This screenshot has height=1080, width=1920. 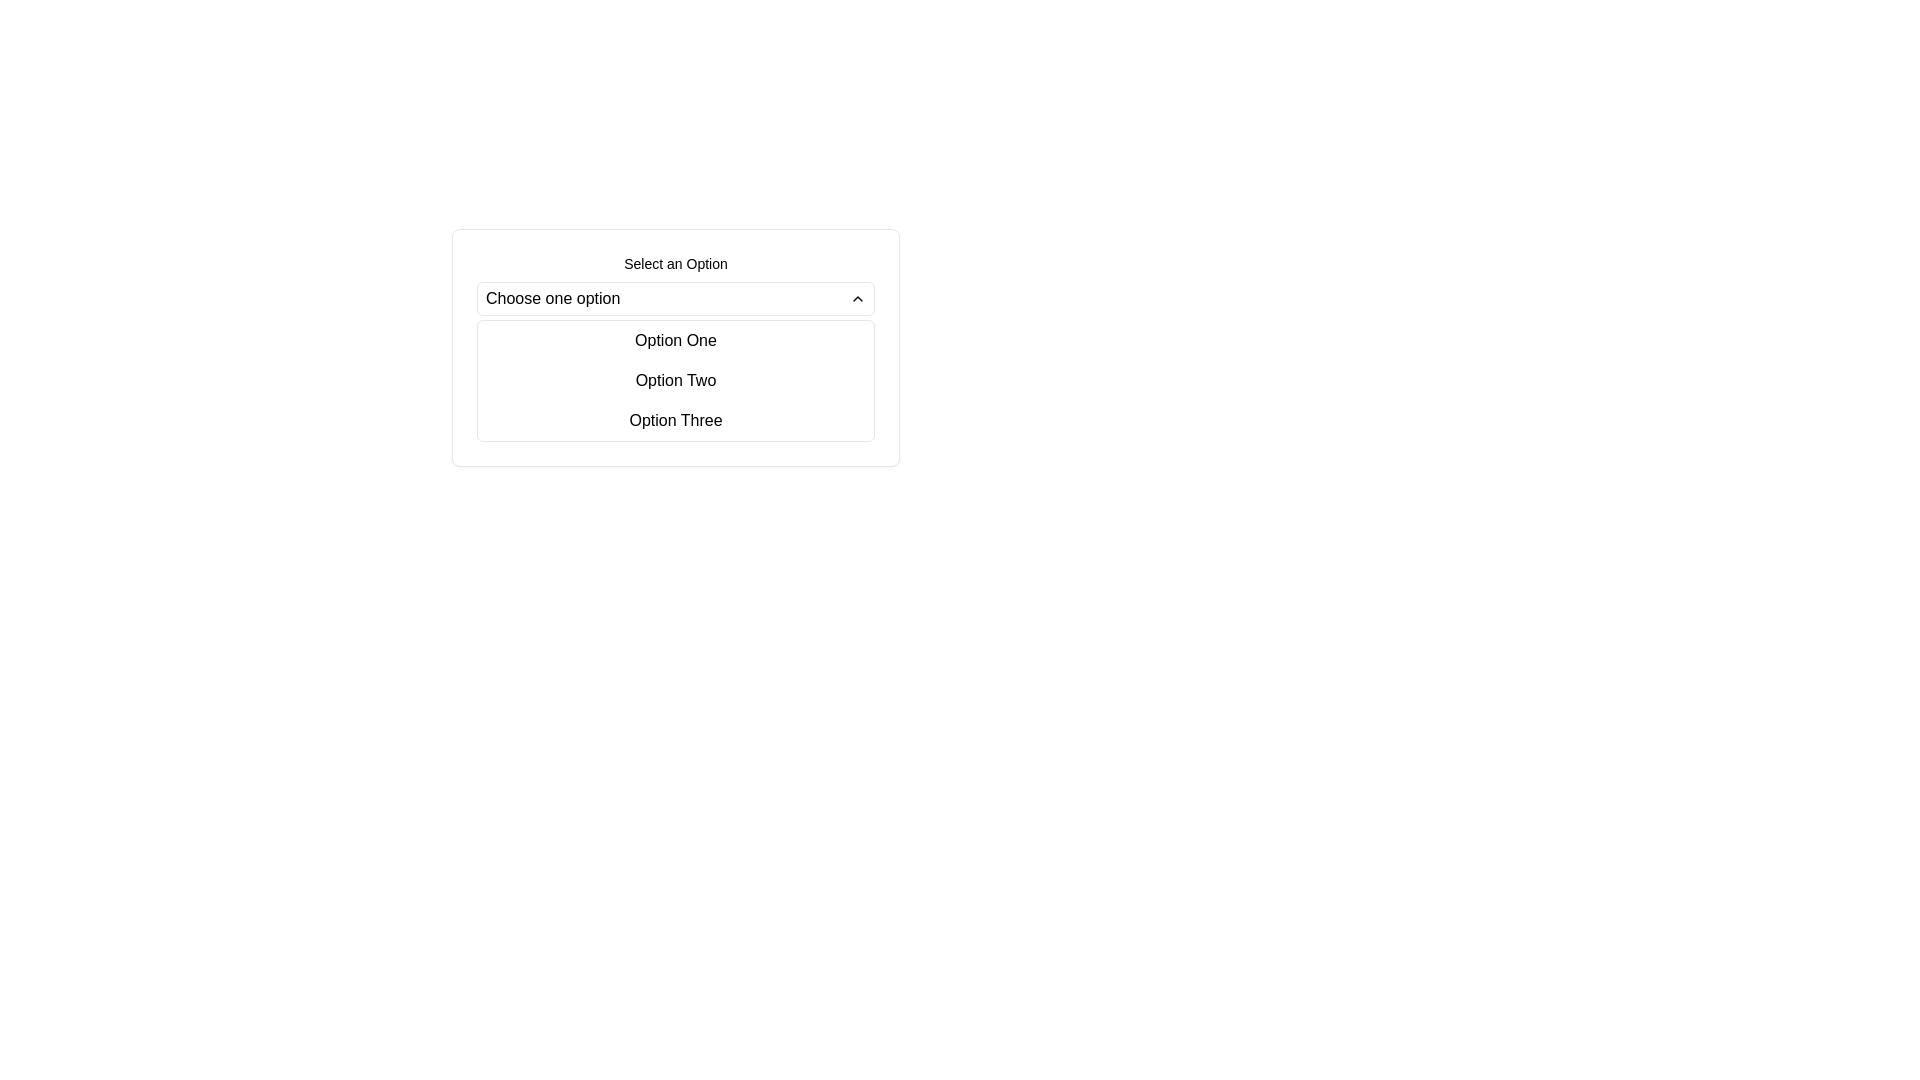 What do you see at coordinates (676, 381) in the screenshot?
I see `the text-based list item 'Option Two' in the dropdown menu` at bounding box center [676, 381].